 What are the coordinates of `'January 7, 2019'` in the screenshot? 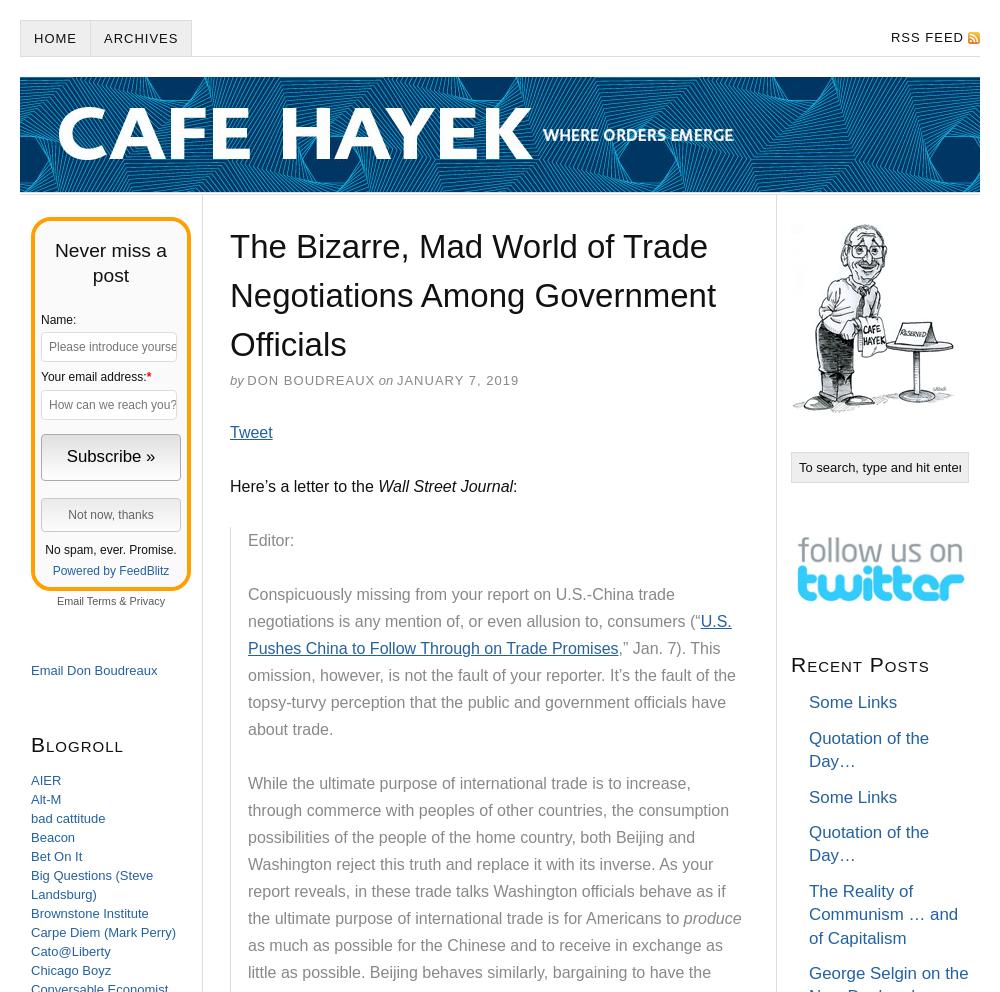 It's located at (456, 380).